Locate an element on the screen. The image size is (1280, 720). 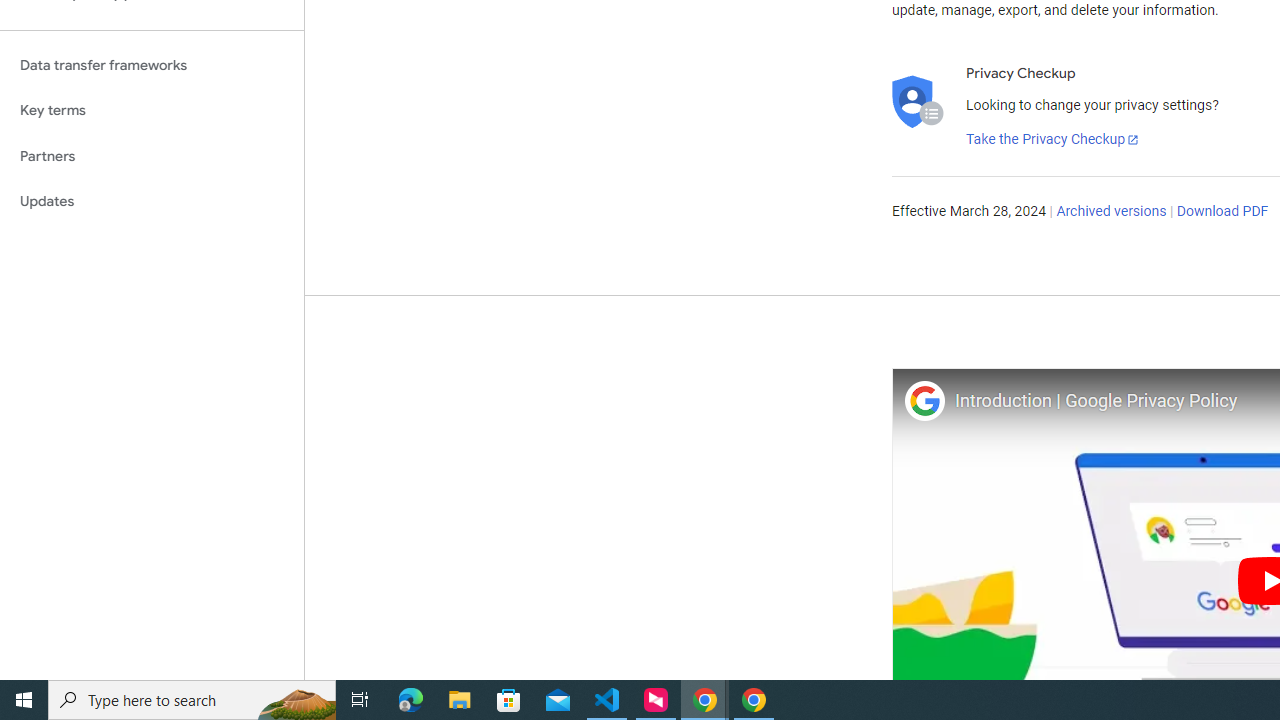
'Key terms' is located at coordinates (151, 110).